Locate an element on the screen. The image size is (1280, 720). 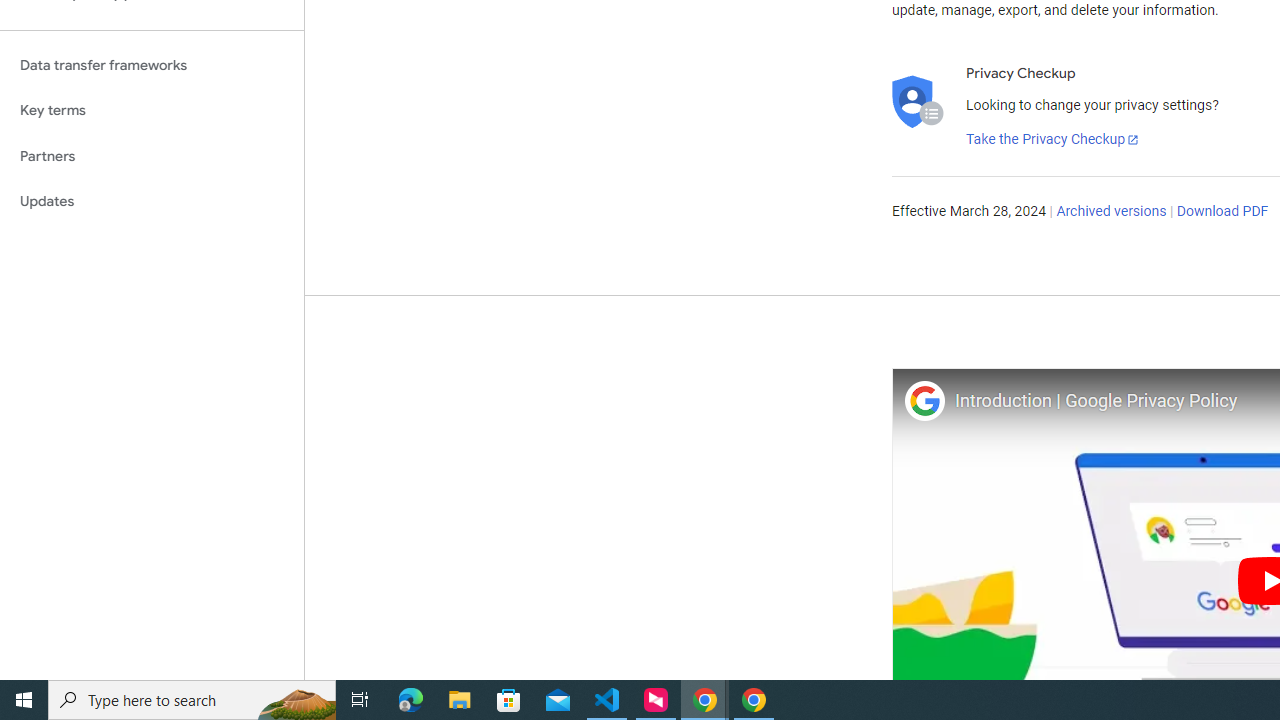
'Key terms' is located at coordinates (151, 110).